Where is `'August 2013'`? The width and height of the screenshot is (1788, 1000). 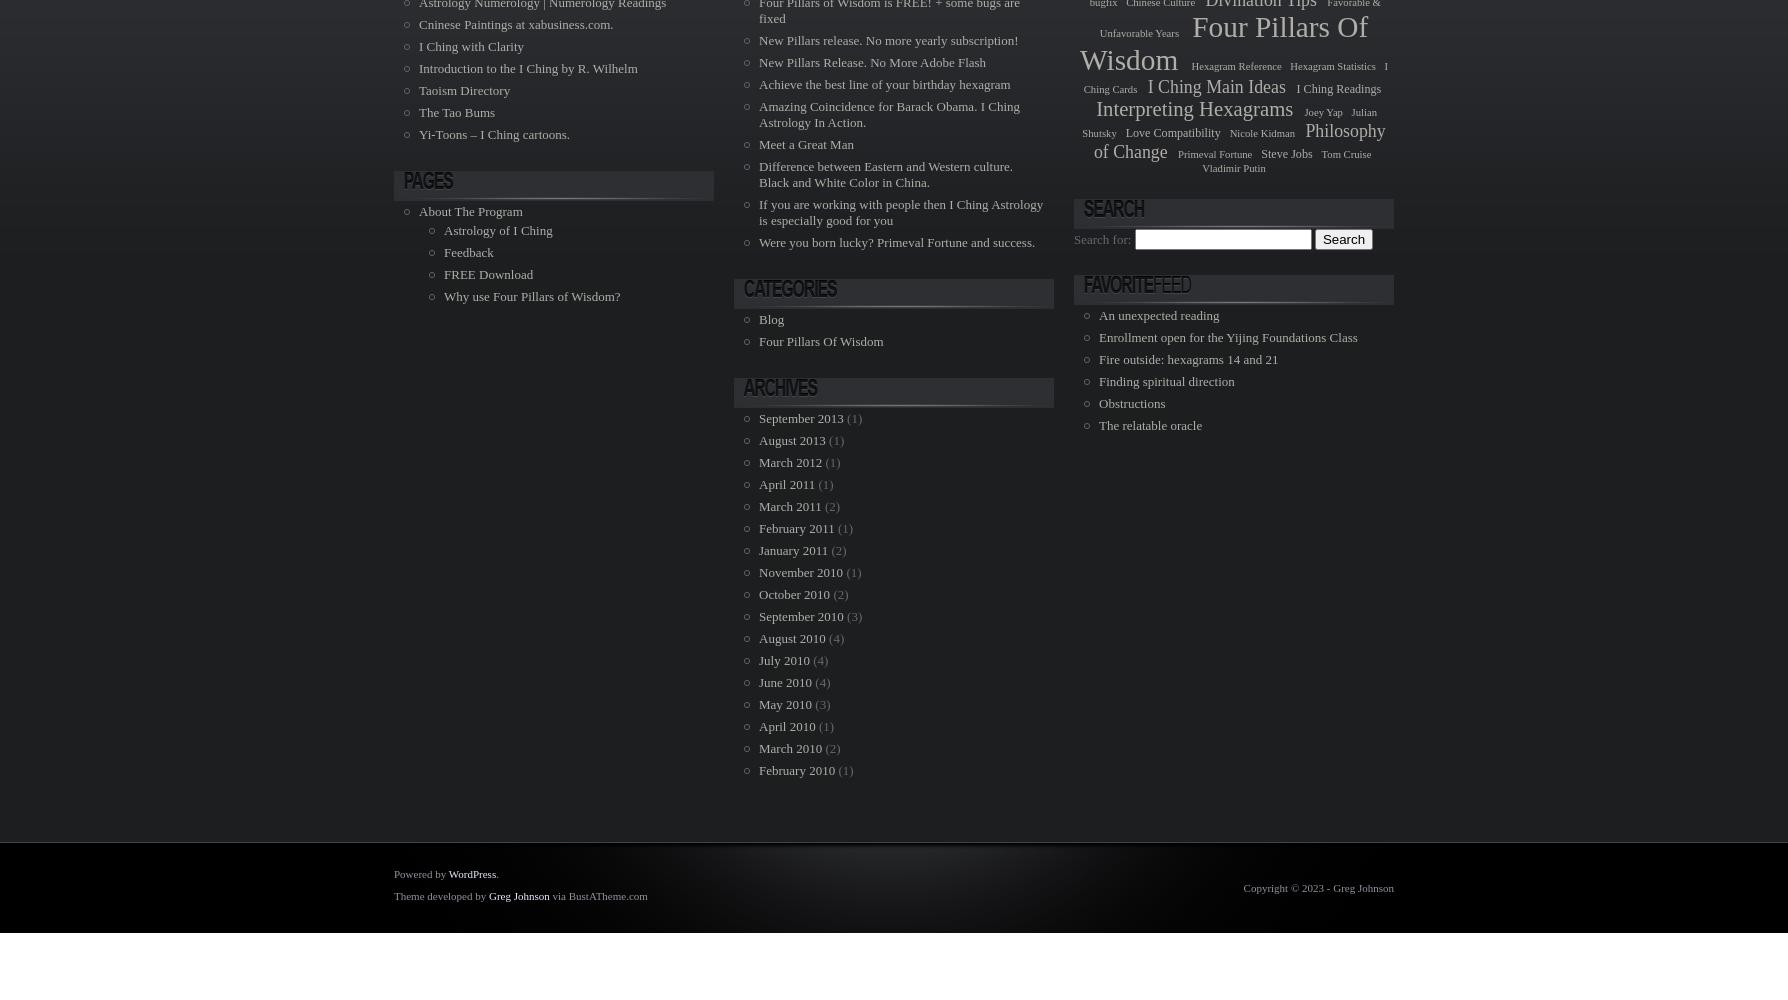
'August 2013' is located at coordinates (758, 439).